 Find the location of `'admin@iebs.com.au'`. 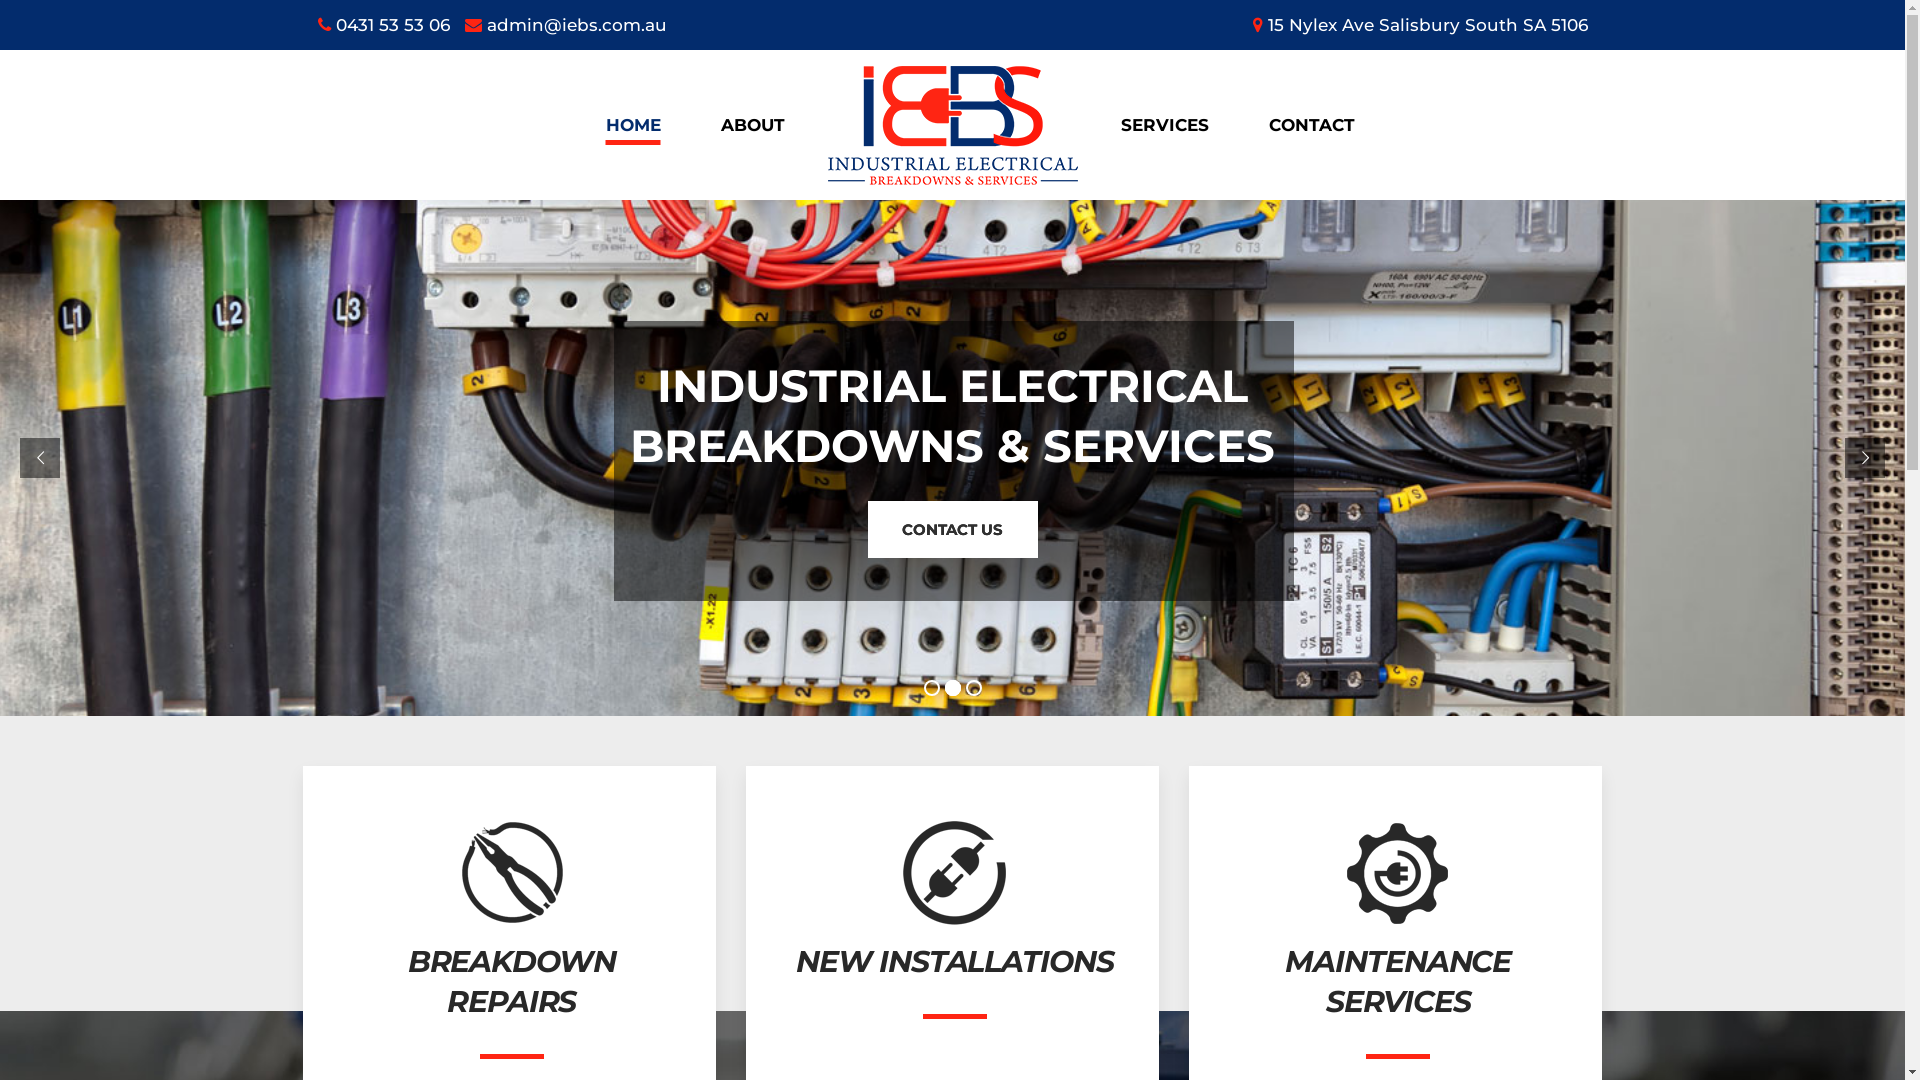

'admin@iebs.com.au' is located at coordinates (564, 24).